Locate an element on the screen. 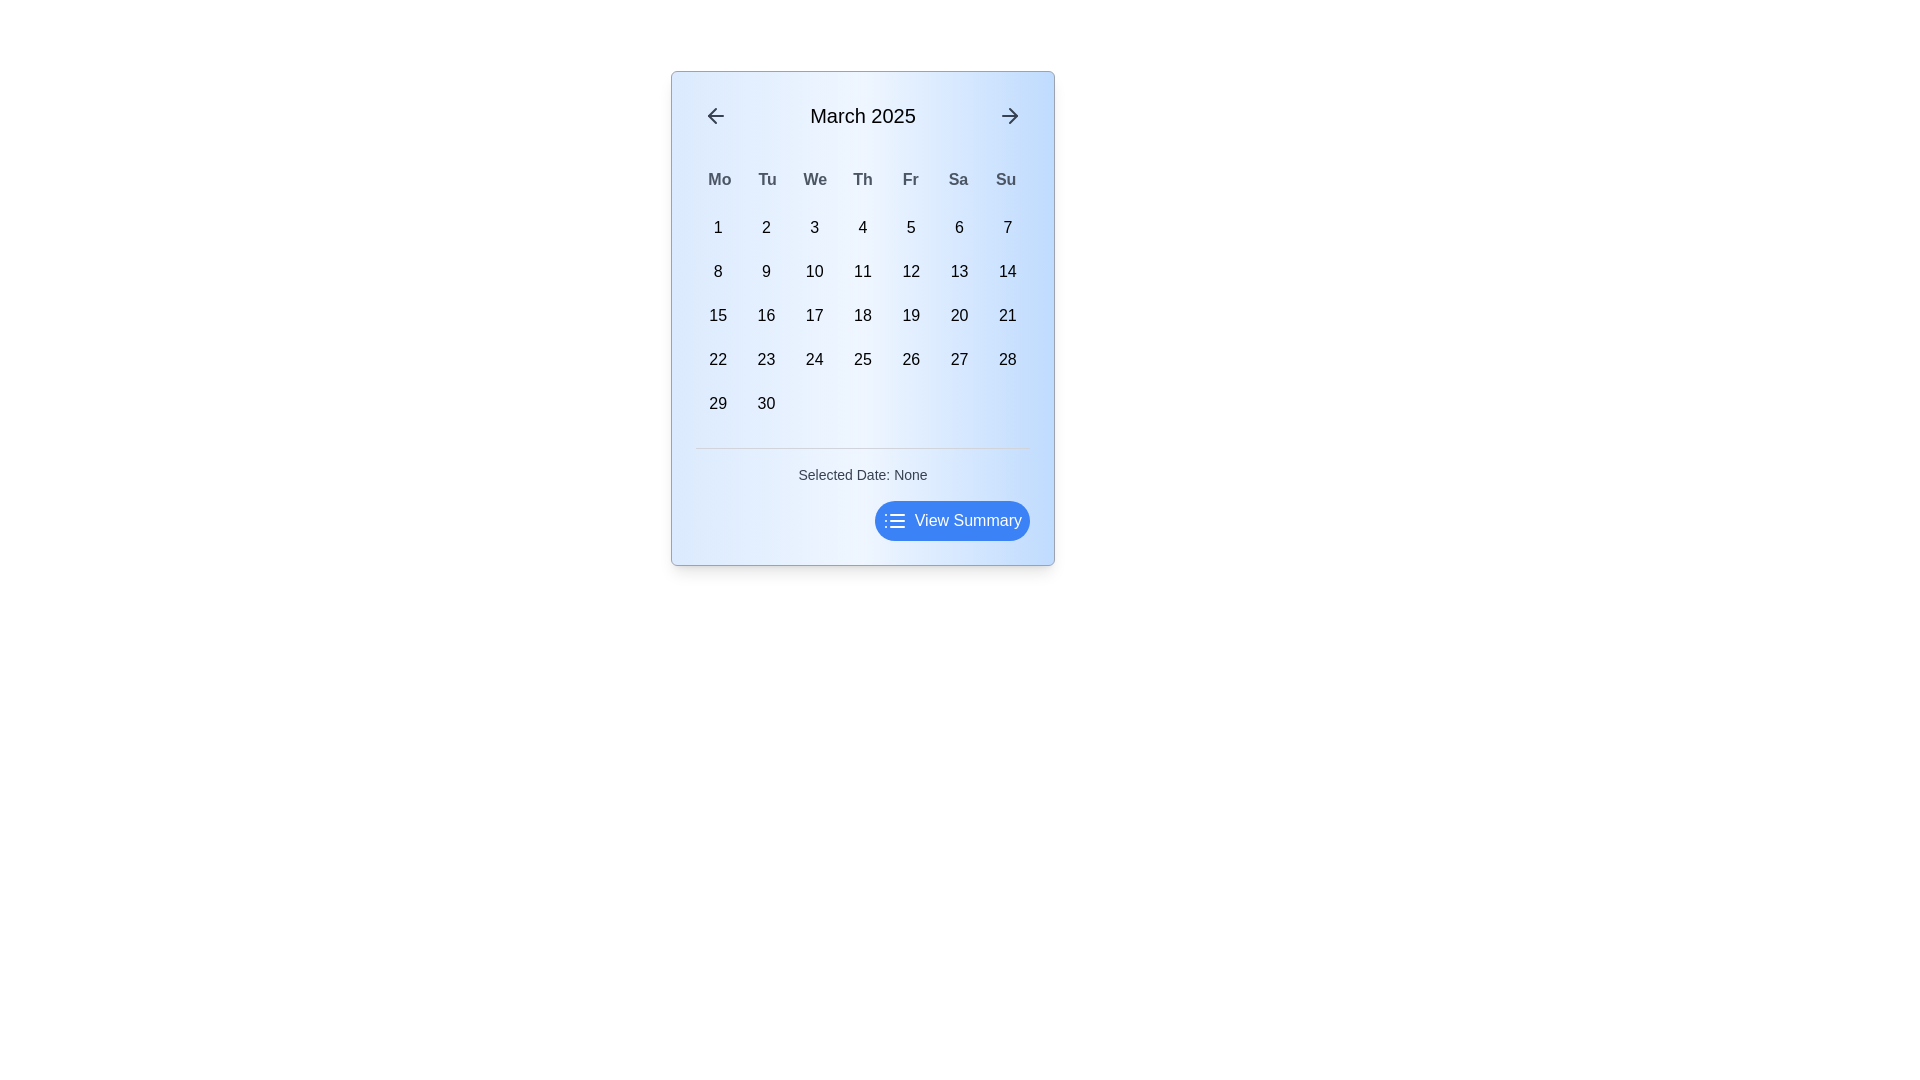  the circular button with a light background and bold text '19' centered within it is located at coordinates (910, 315).